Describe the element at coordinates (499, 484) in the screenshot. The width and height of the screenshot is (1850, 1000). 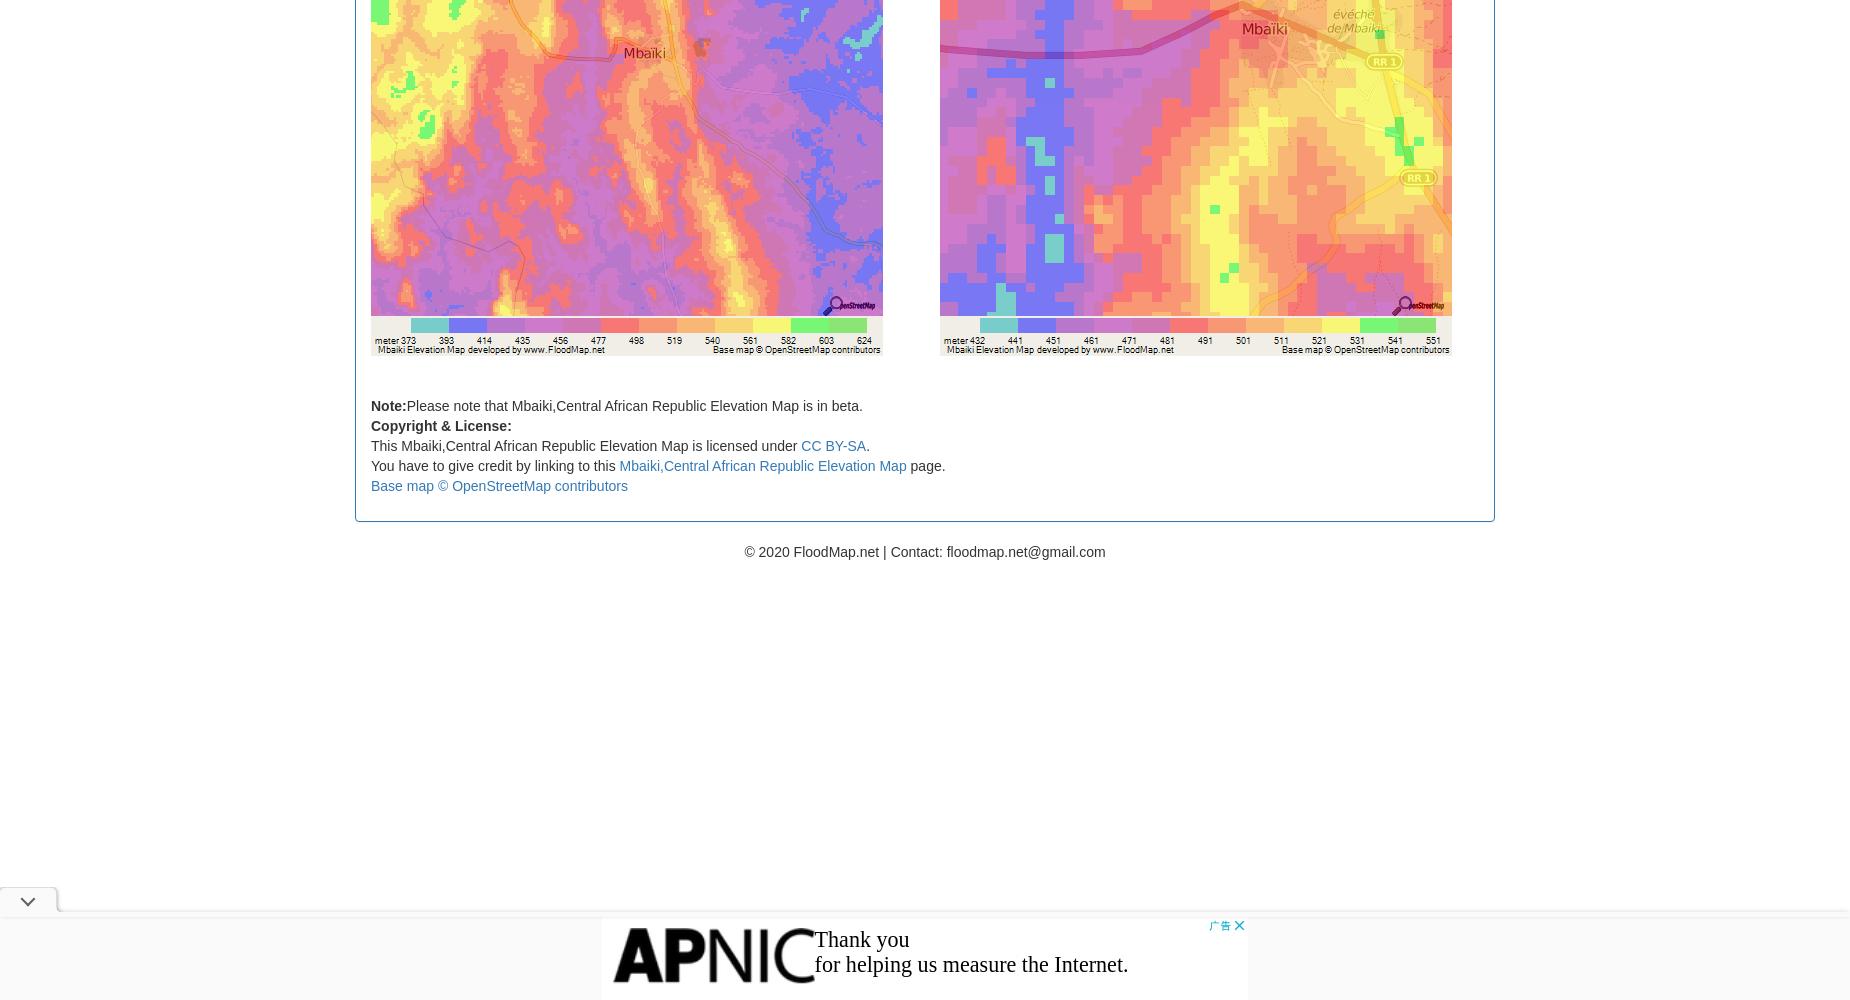
I see `'Base map © OpenStreetMap contributors'` at that location.